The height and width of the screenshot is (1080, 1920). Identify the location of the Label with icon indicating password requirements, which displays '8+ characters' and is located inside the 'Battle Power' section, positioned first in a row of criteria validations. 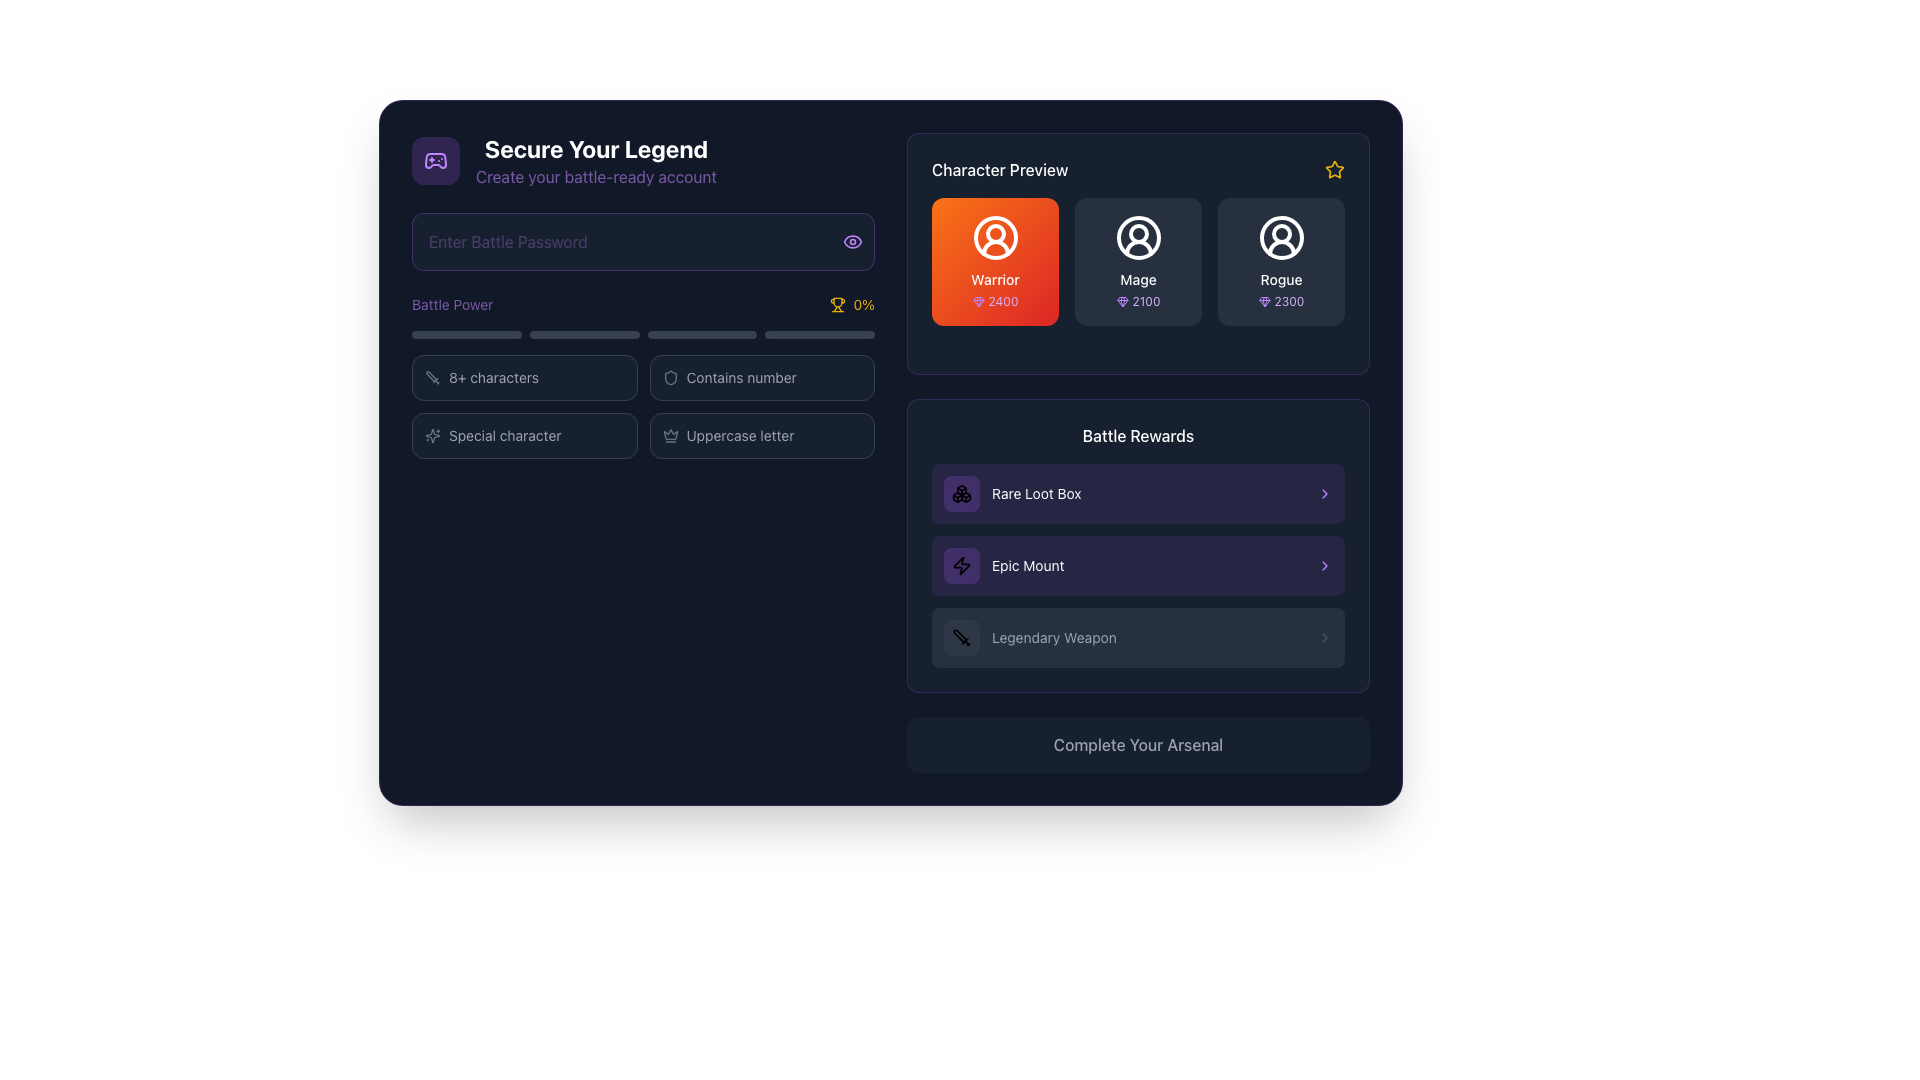
(524, 378).